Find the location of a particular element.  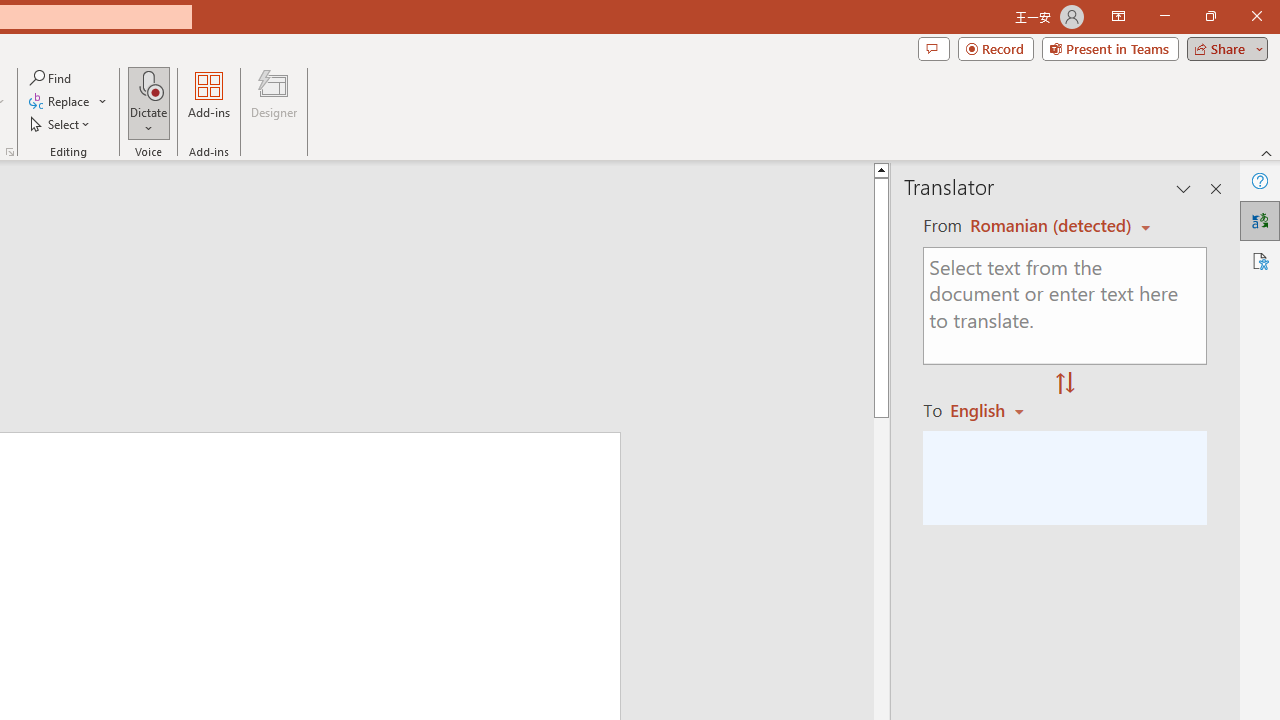

'Share' is located at coordinates (1222, 47).